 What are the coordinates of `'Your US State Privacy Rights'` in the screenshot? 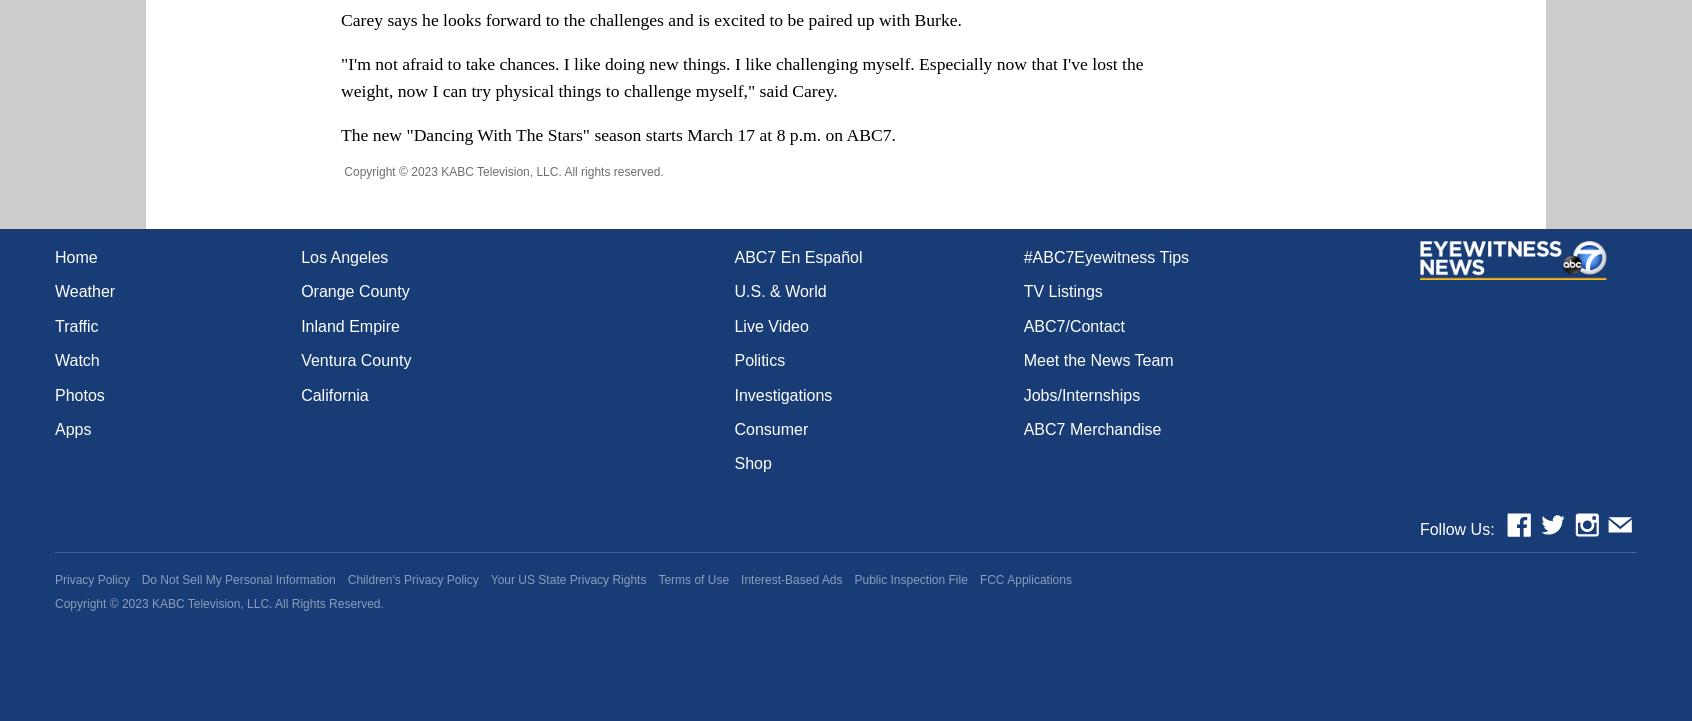 It's located at (567, 578).